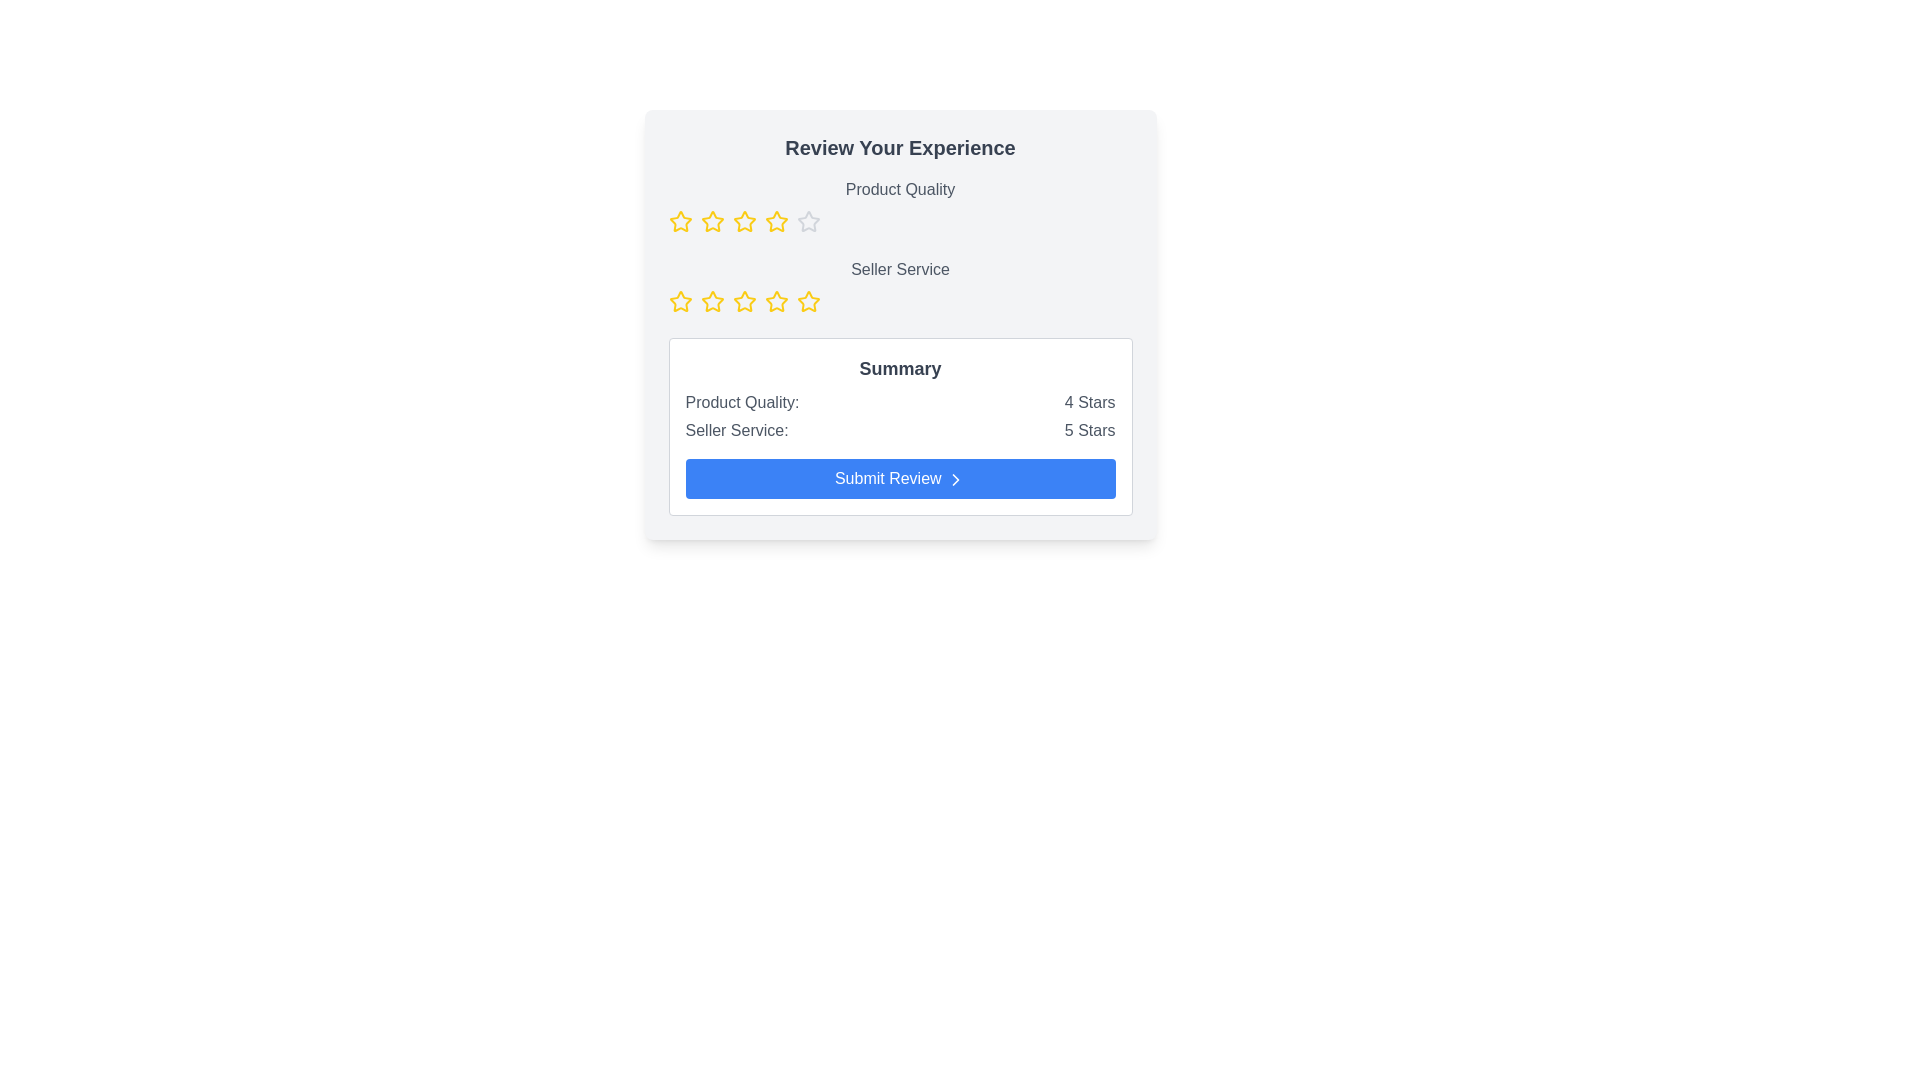 This screenshot has width=1920, height=1080. What do you see at coordinates (741, 402) in the screenshot?
I see `the Text label that describes the star rating of the product quality, located in the top-left corner of the 'Summary' section` at bounding box center [741, 402].